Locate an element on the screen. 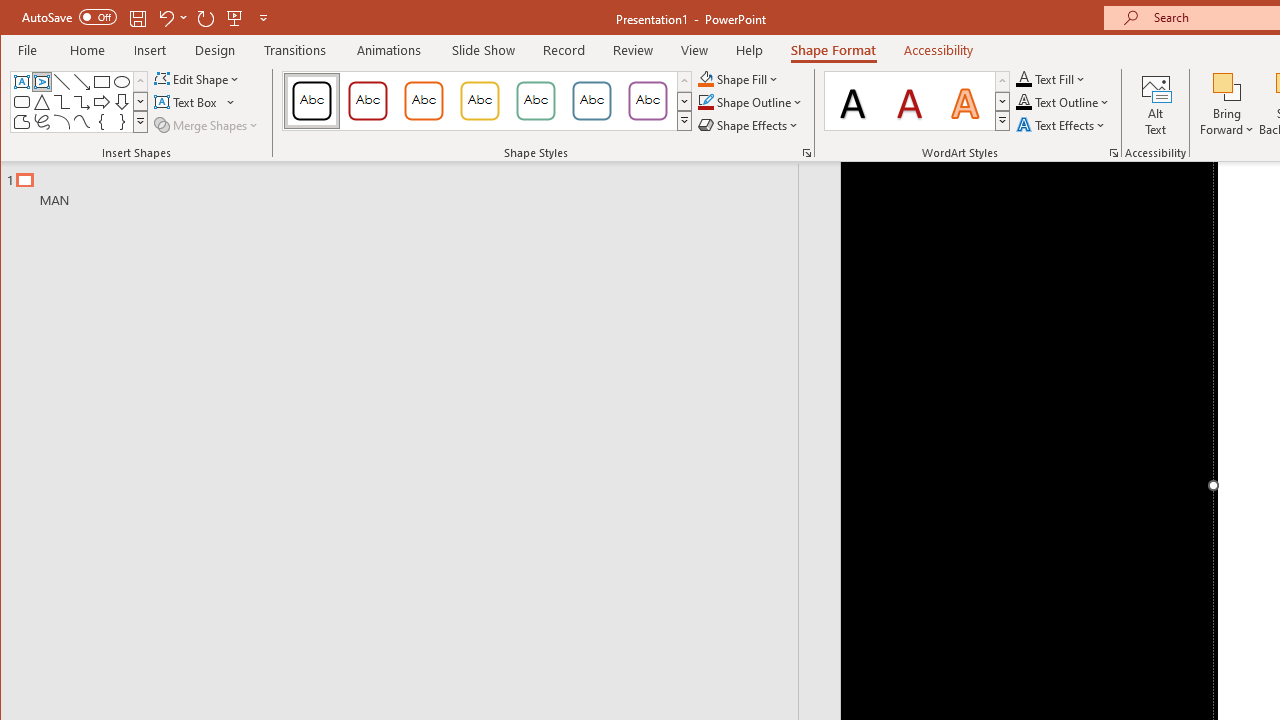  'Colored Outline - Black, Dark 1' is located at coordinates (311, 100).